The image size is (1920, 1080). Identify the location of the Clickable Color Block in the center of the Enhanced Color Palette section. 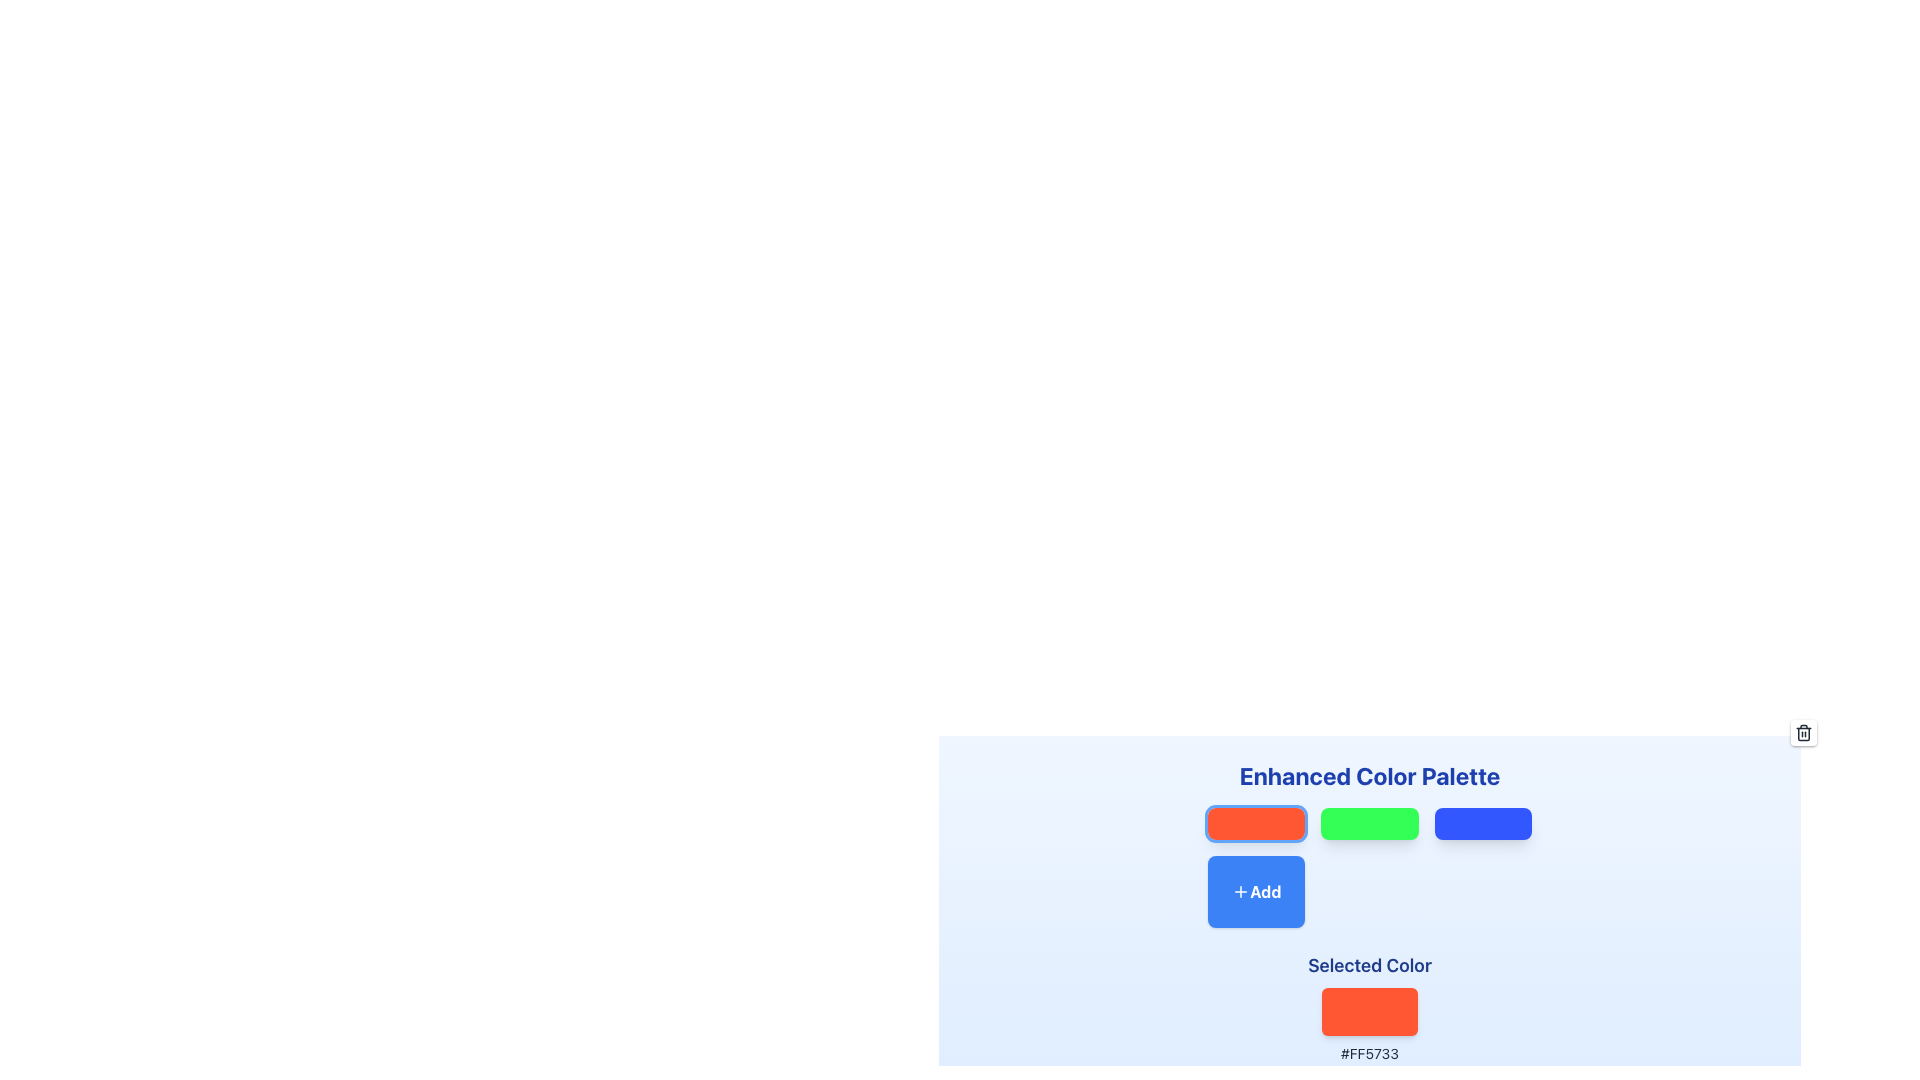
(1368, 824).